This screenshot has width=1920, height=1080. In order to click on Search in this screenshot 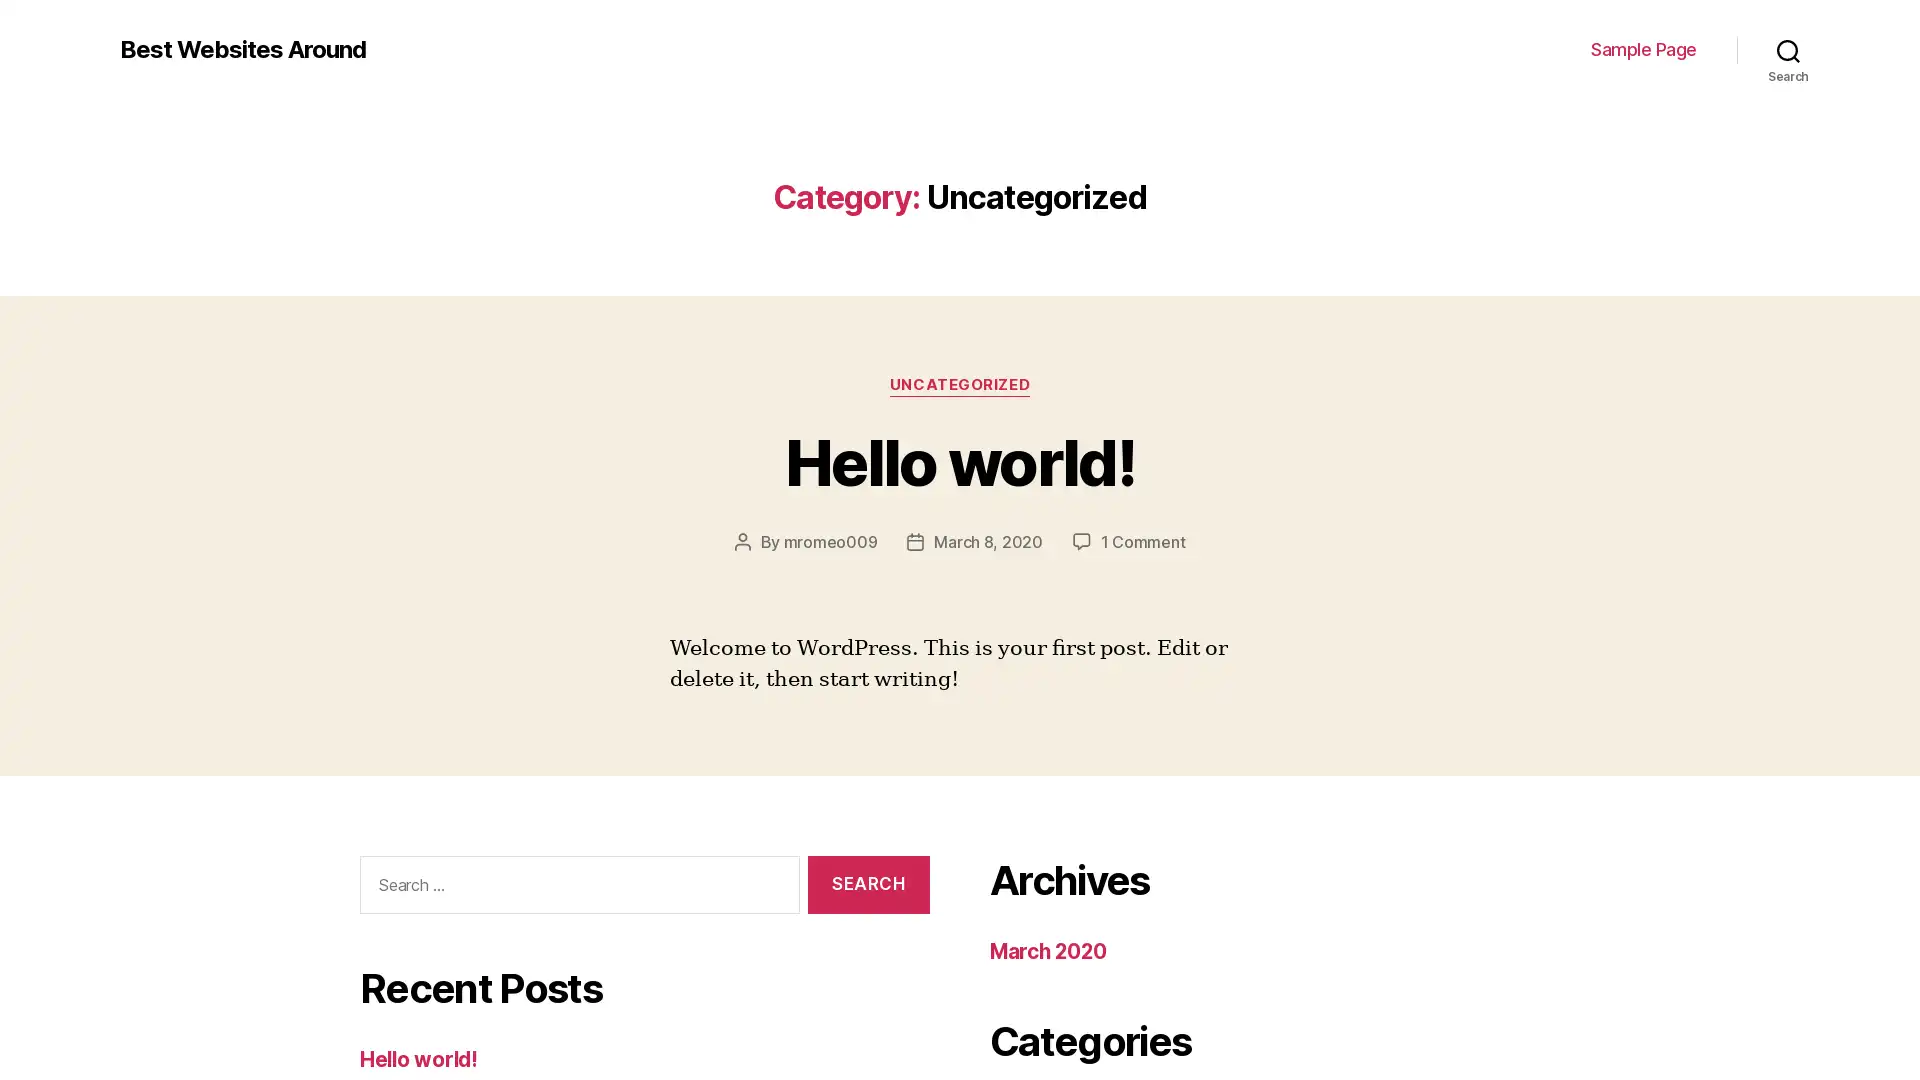, I will do `click(868, 883)`.